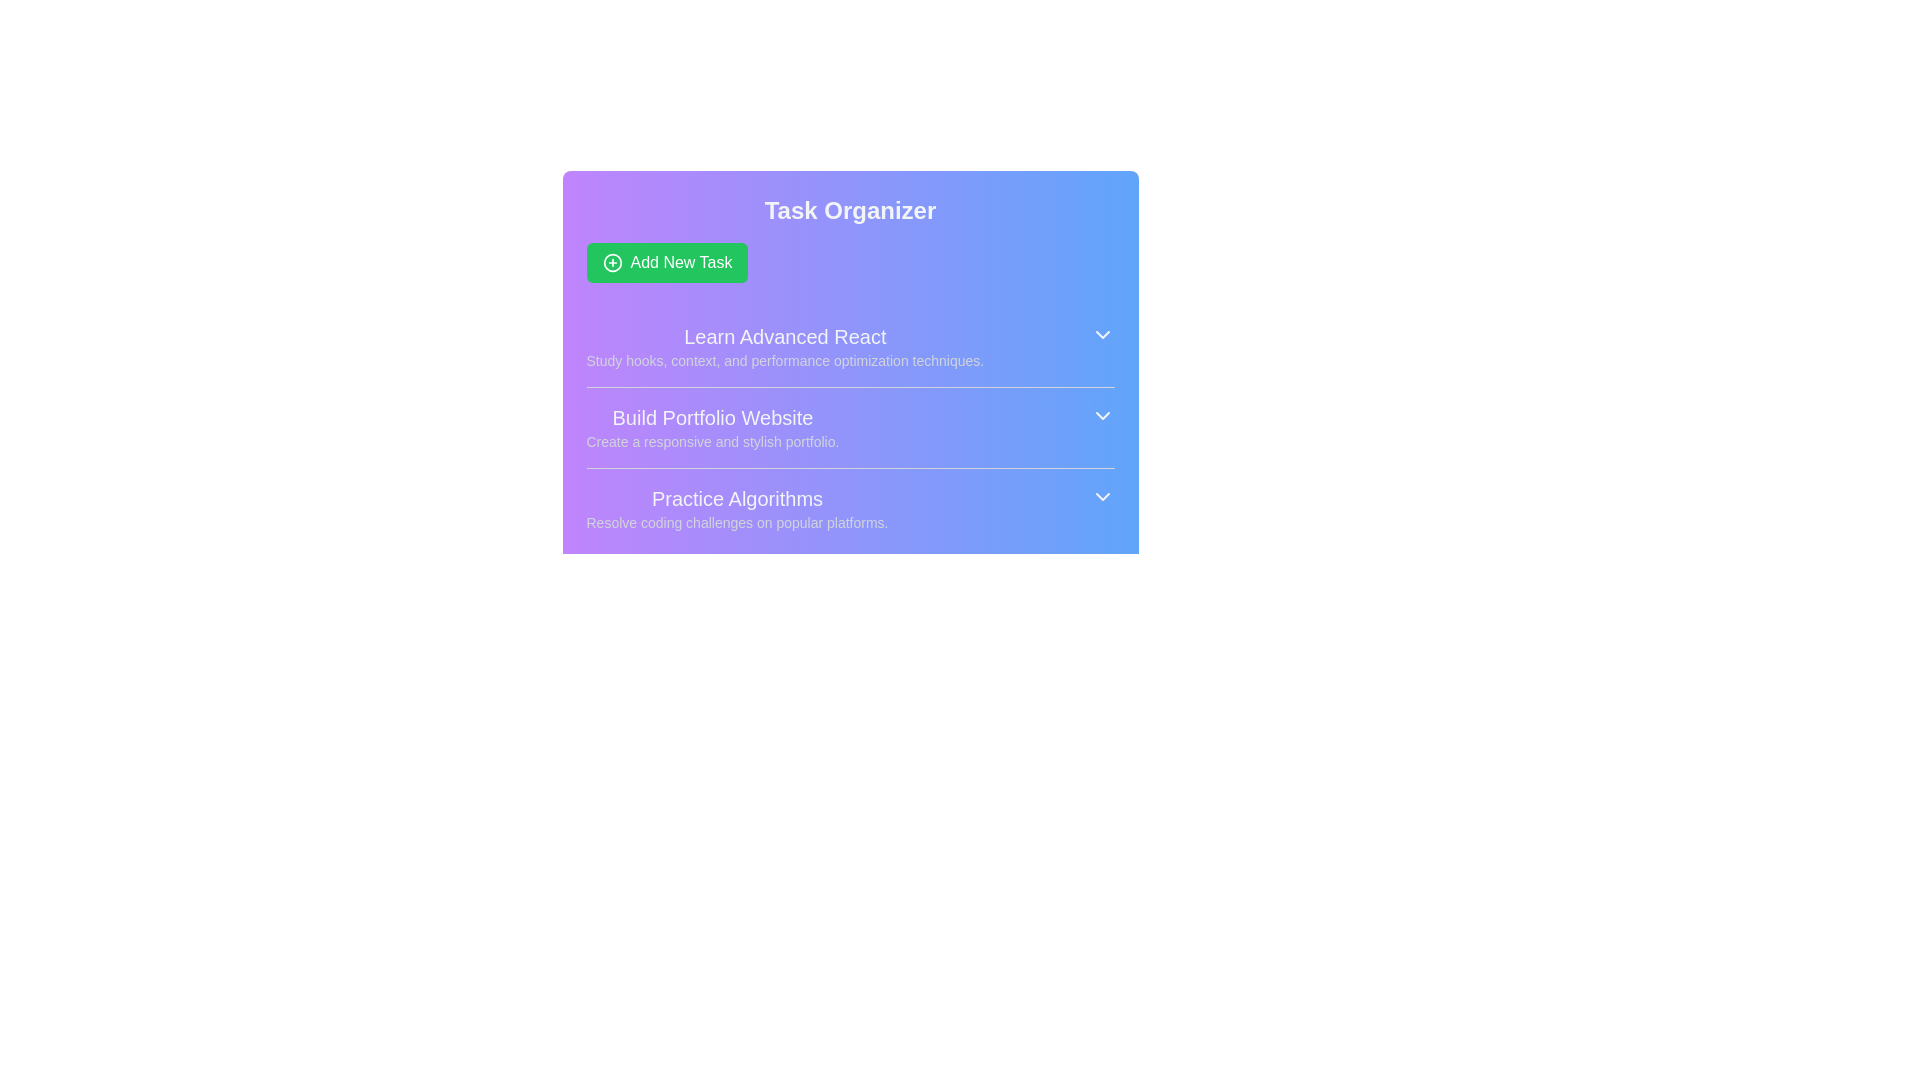 Image resolution: width=1920 pixels, height=1080 pixels. I want to click on text displayed in the text block that contains 'Build Portfolio Website' and 'Create a responsive and stylish portfolio.', so click(712, 427).